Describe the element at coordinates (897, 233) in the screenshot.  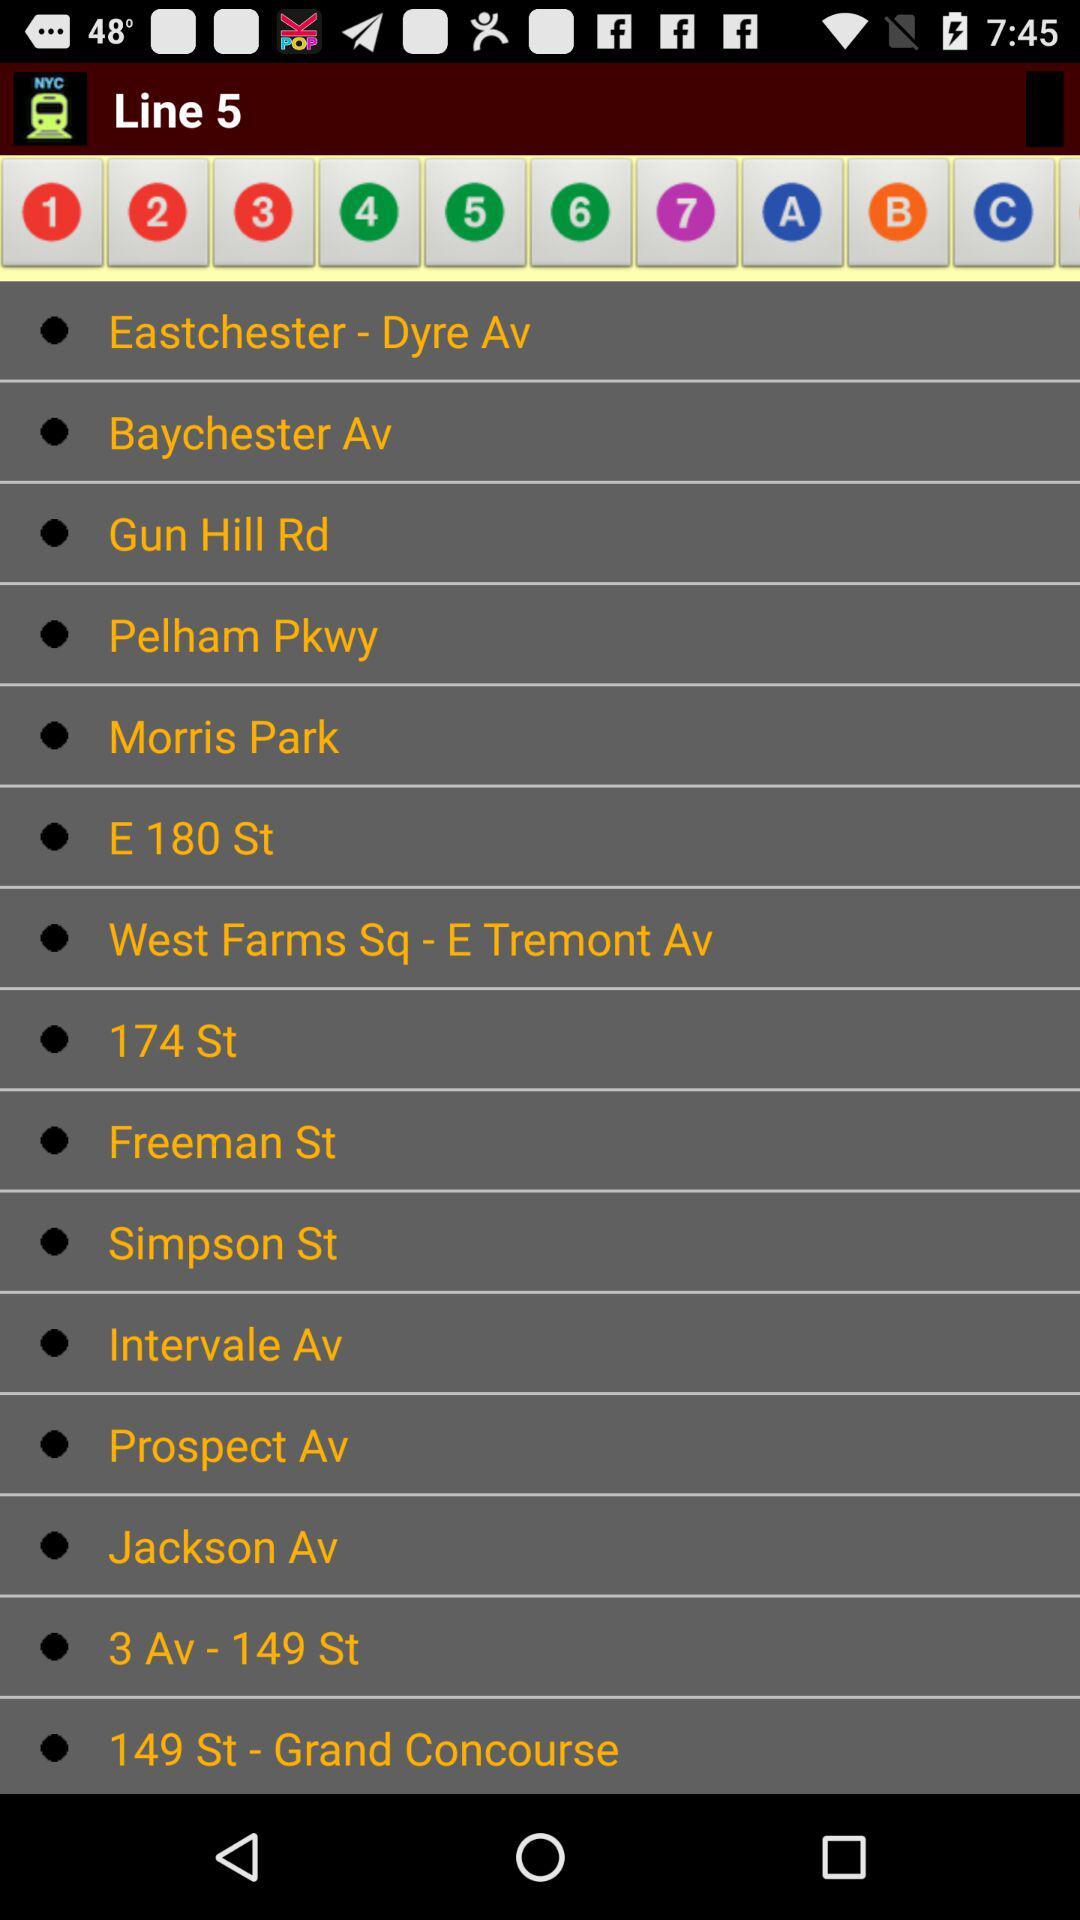
I see `the add icon` at that location.